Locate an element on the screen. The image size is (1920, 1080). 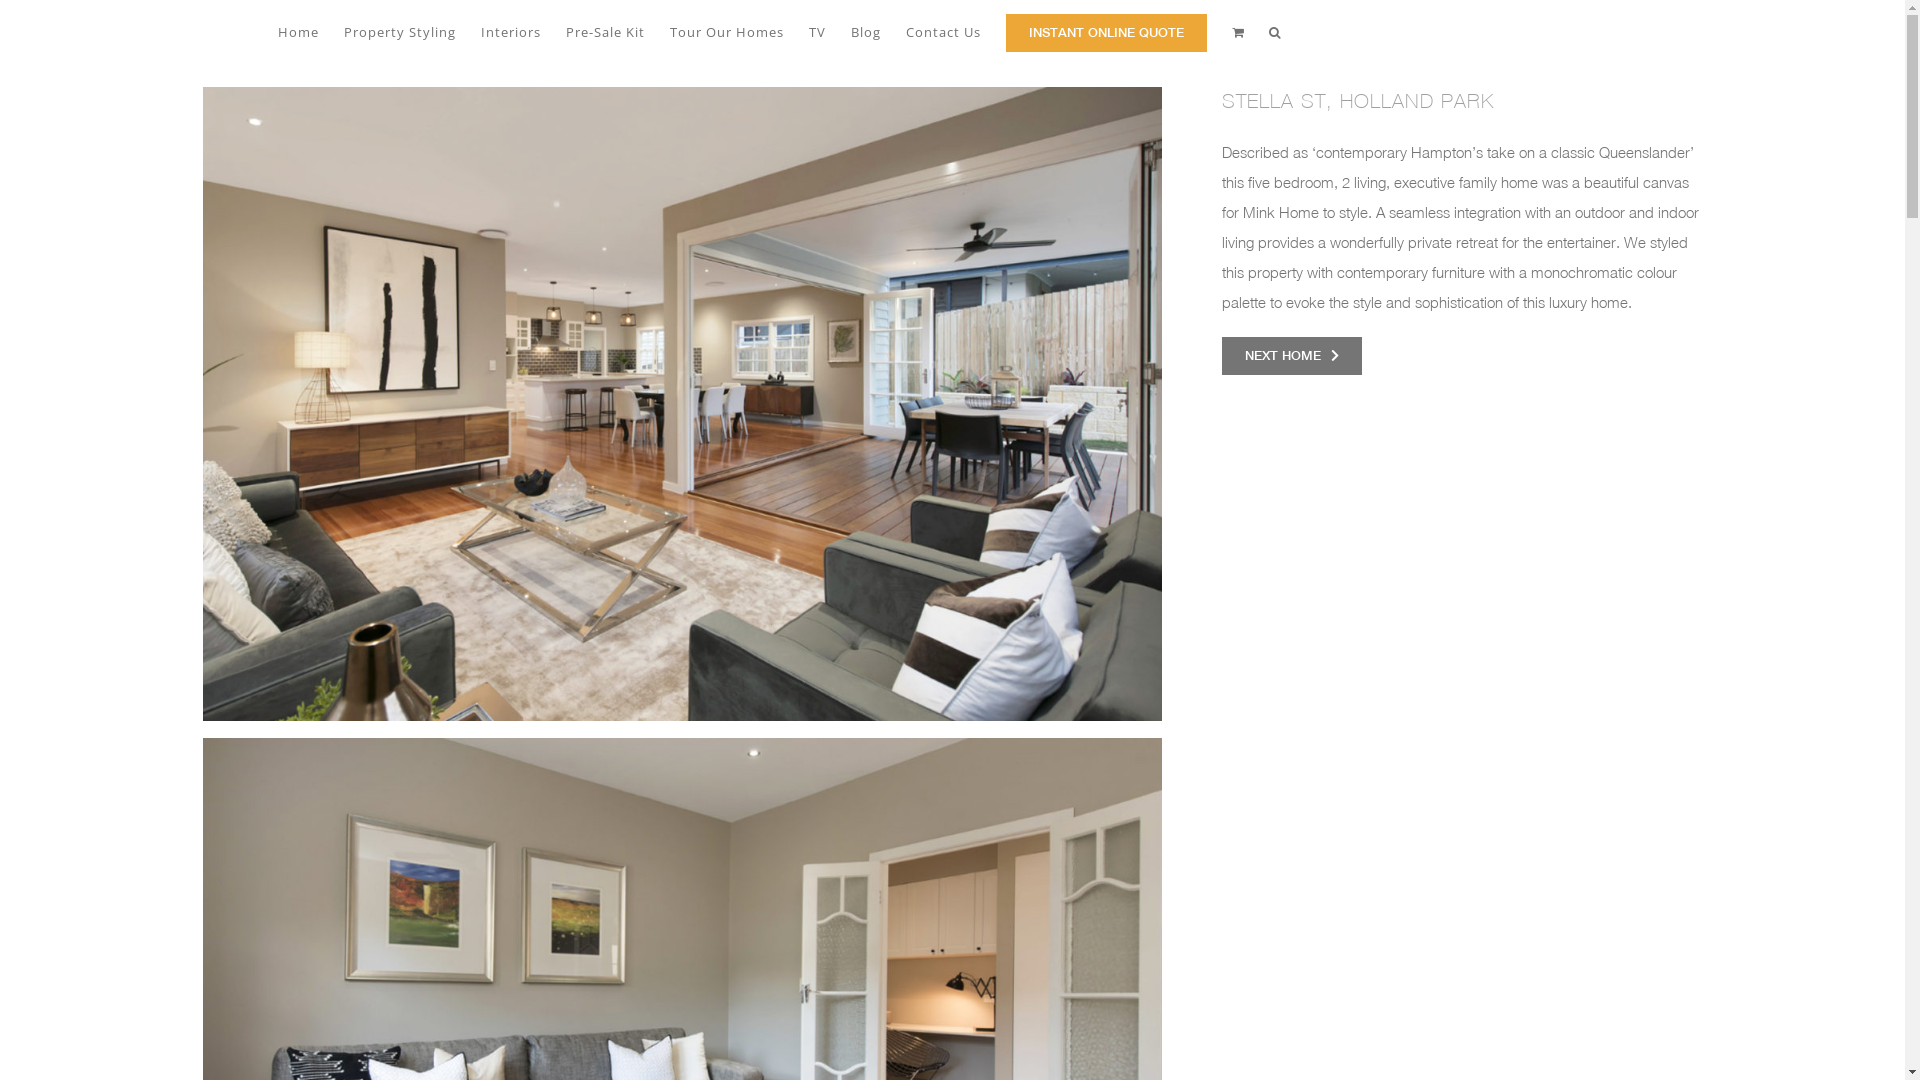
'Home' is located at coordinates (297, 30).